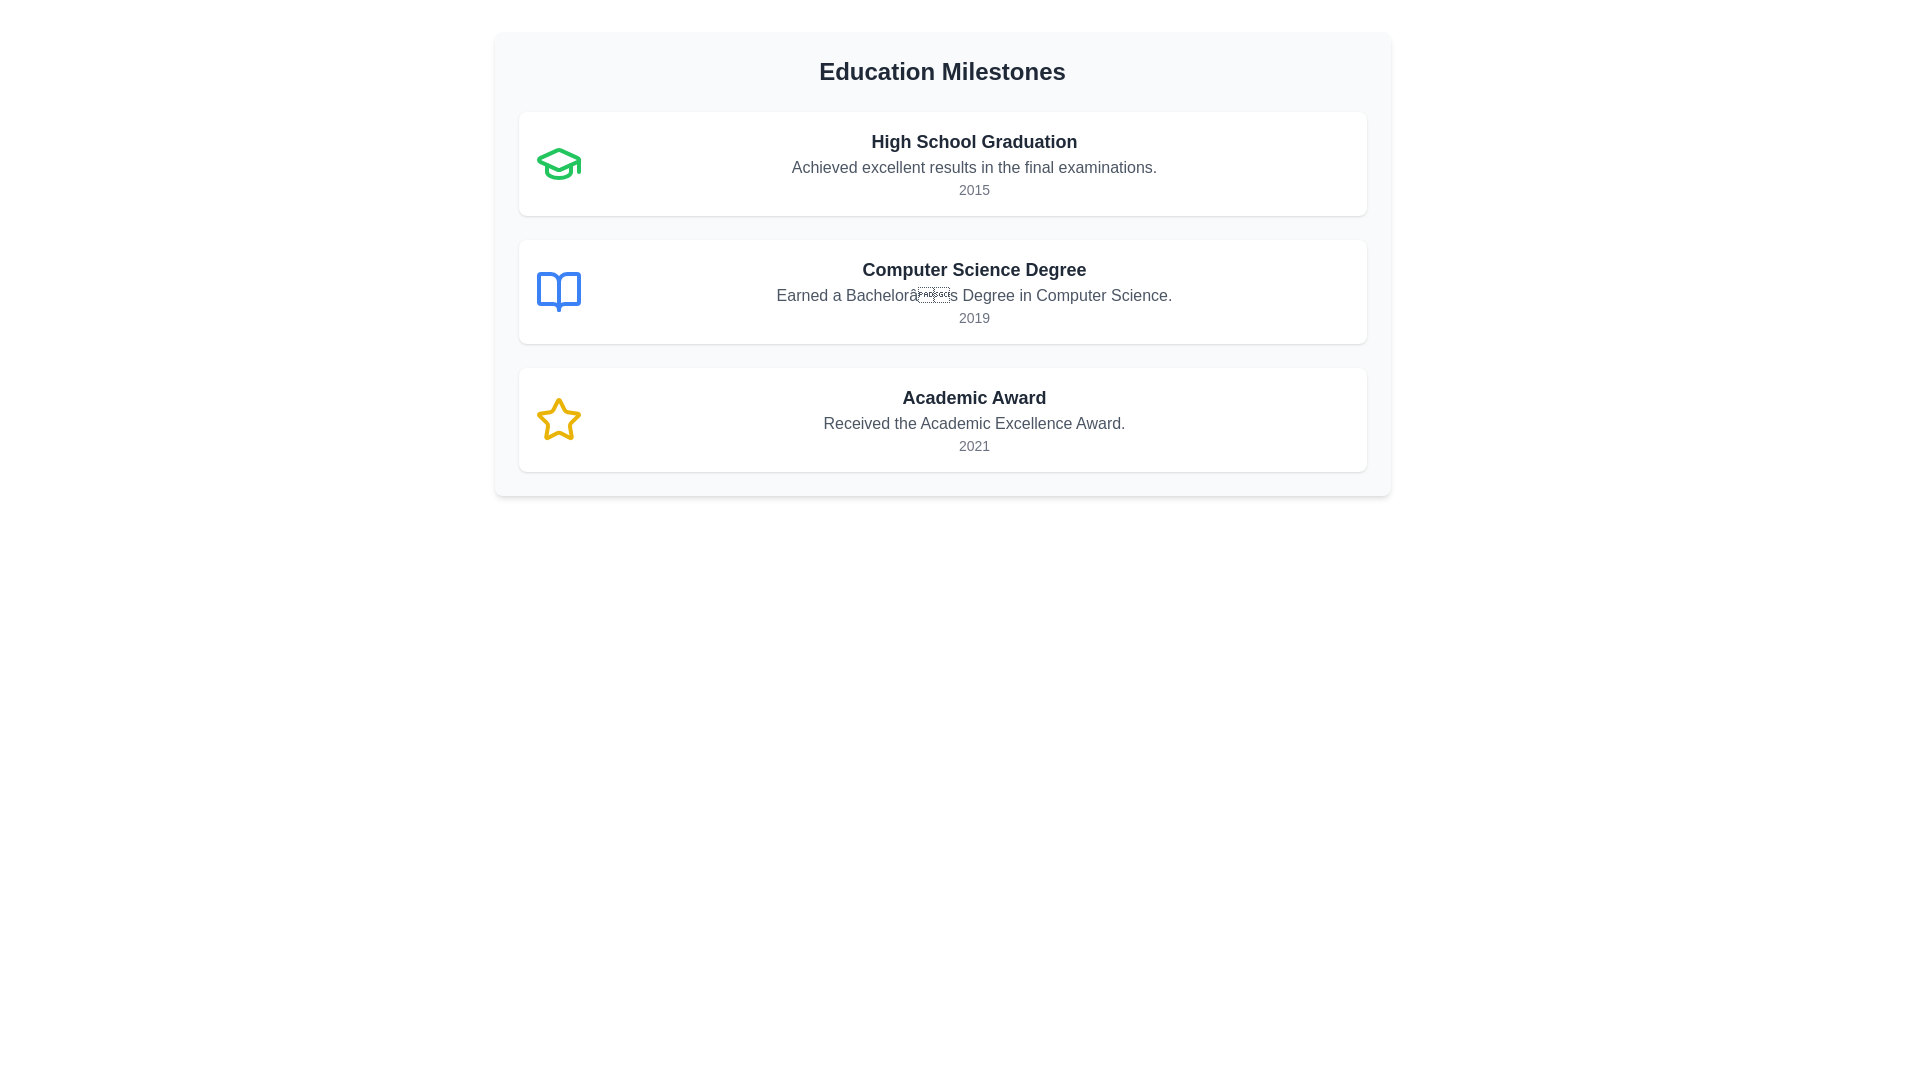  Describe the element at coordinates (558, 292) in the screenshot. I see `the blue book icon located in the 'Education Milestones' section, which is aligned to the left of the 'Computer Science Degree' text block` at that location.